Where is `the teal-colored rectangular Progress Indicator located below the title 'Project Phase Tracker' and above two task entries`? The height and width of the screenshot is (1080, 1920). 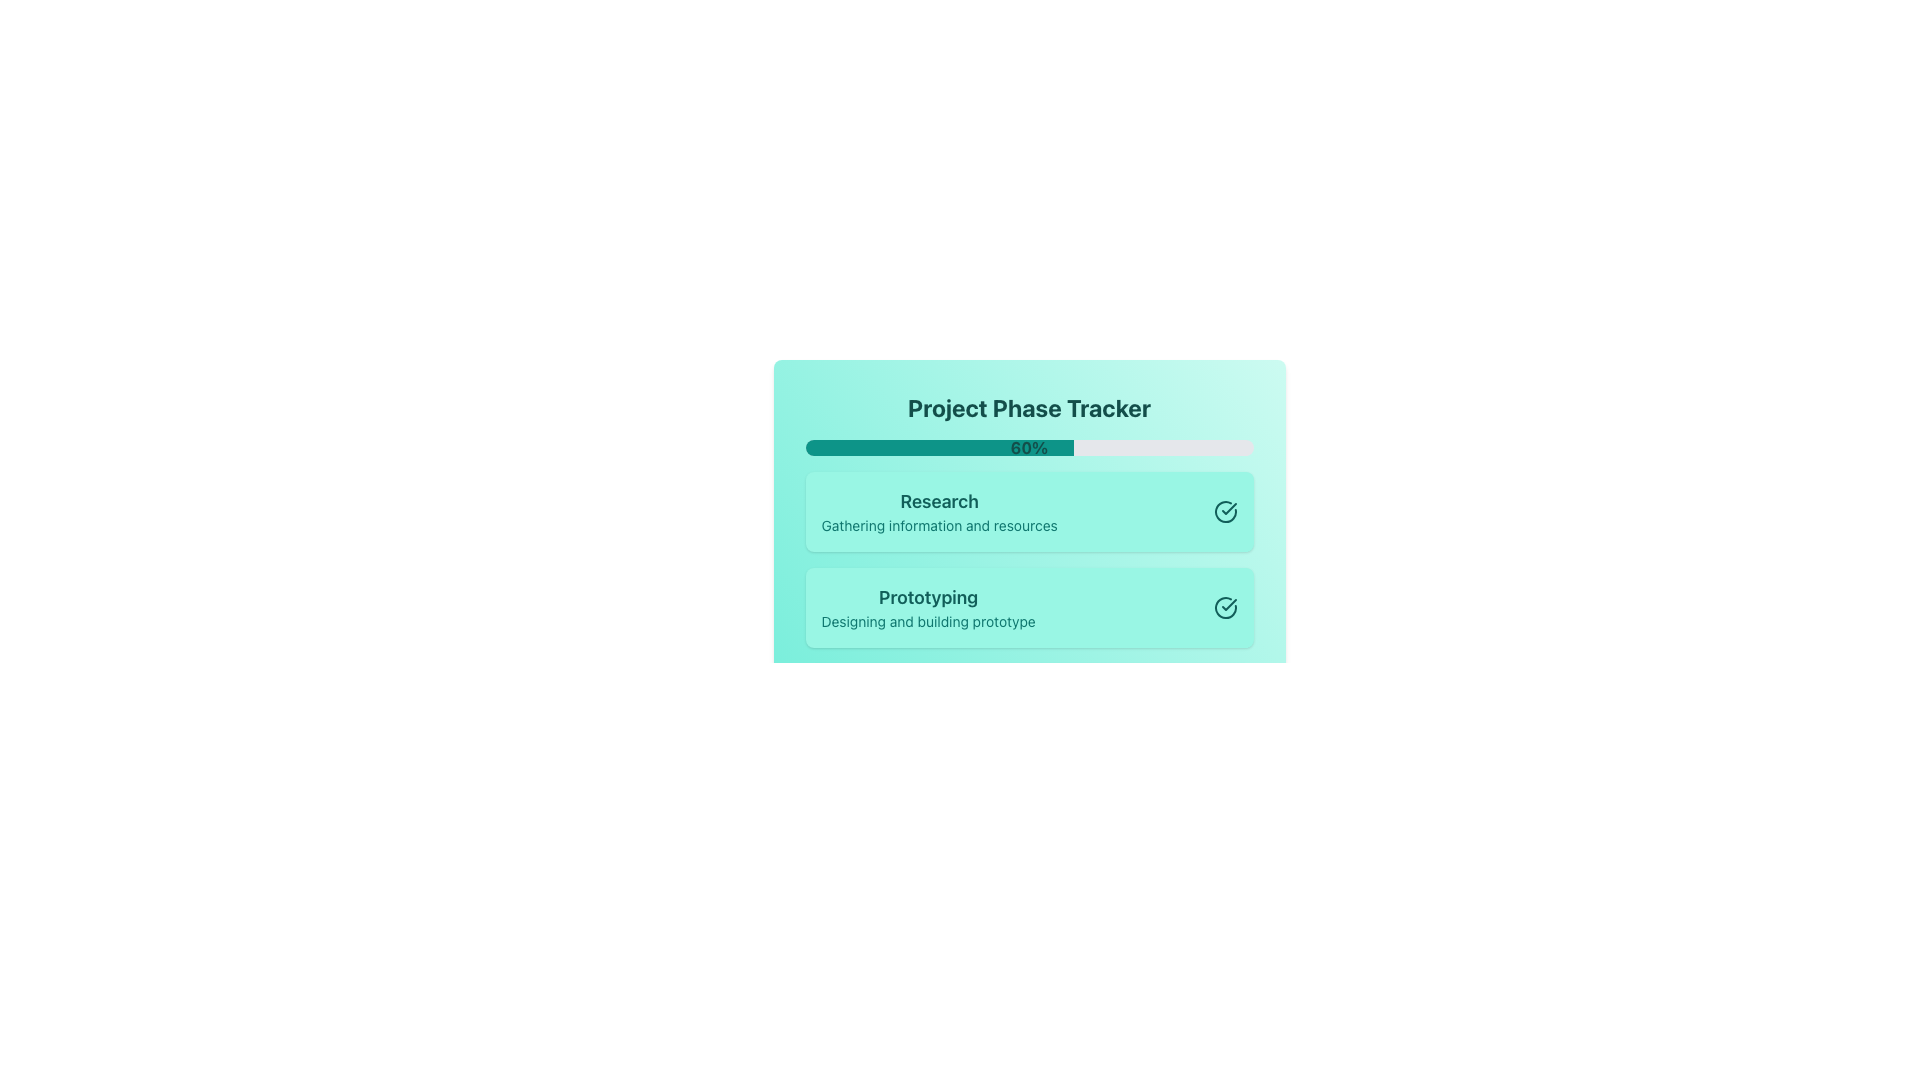
the teal-colored rectangular Progress Indicator located below the title 'Project Phase Tracker' and above two task entries is located at coordinates (938, 446).